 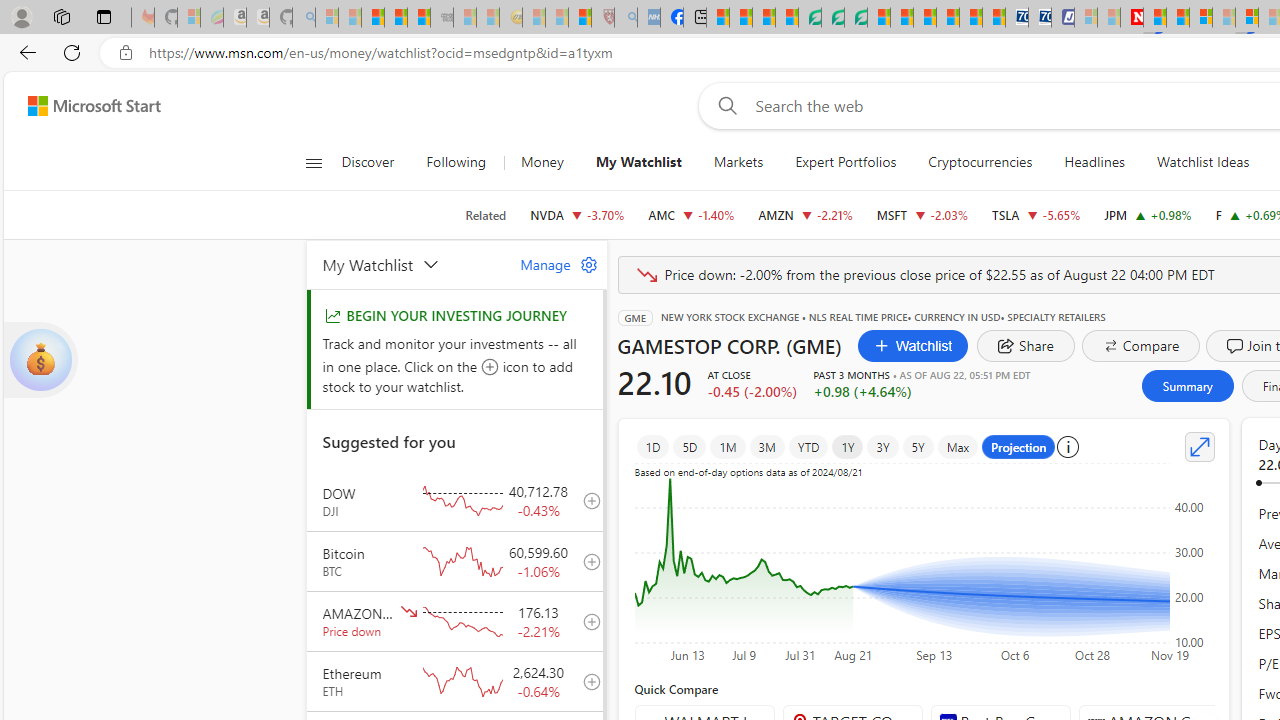 I want to click on 'Watchlist', so click(x=912, y=344).